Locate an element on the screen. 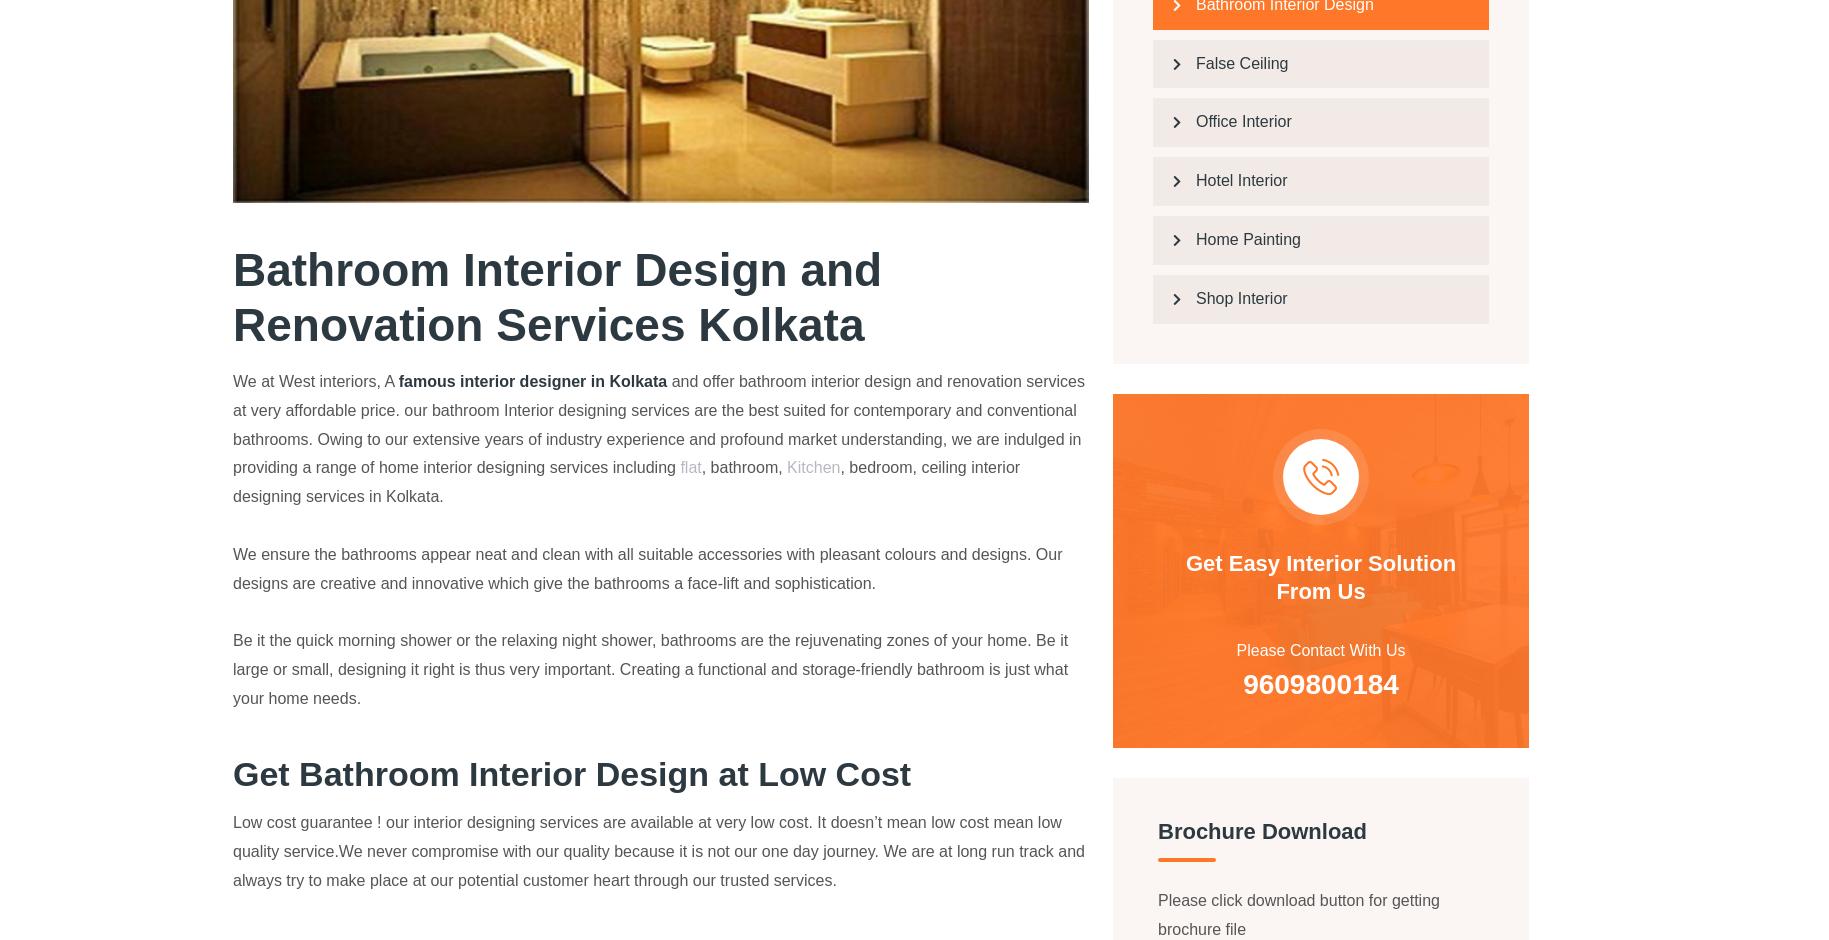  '5' is located at coordinates (460, 46).